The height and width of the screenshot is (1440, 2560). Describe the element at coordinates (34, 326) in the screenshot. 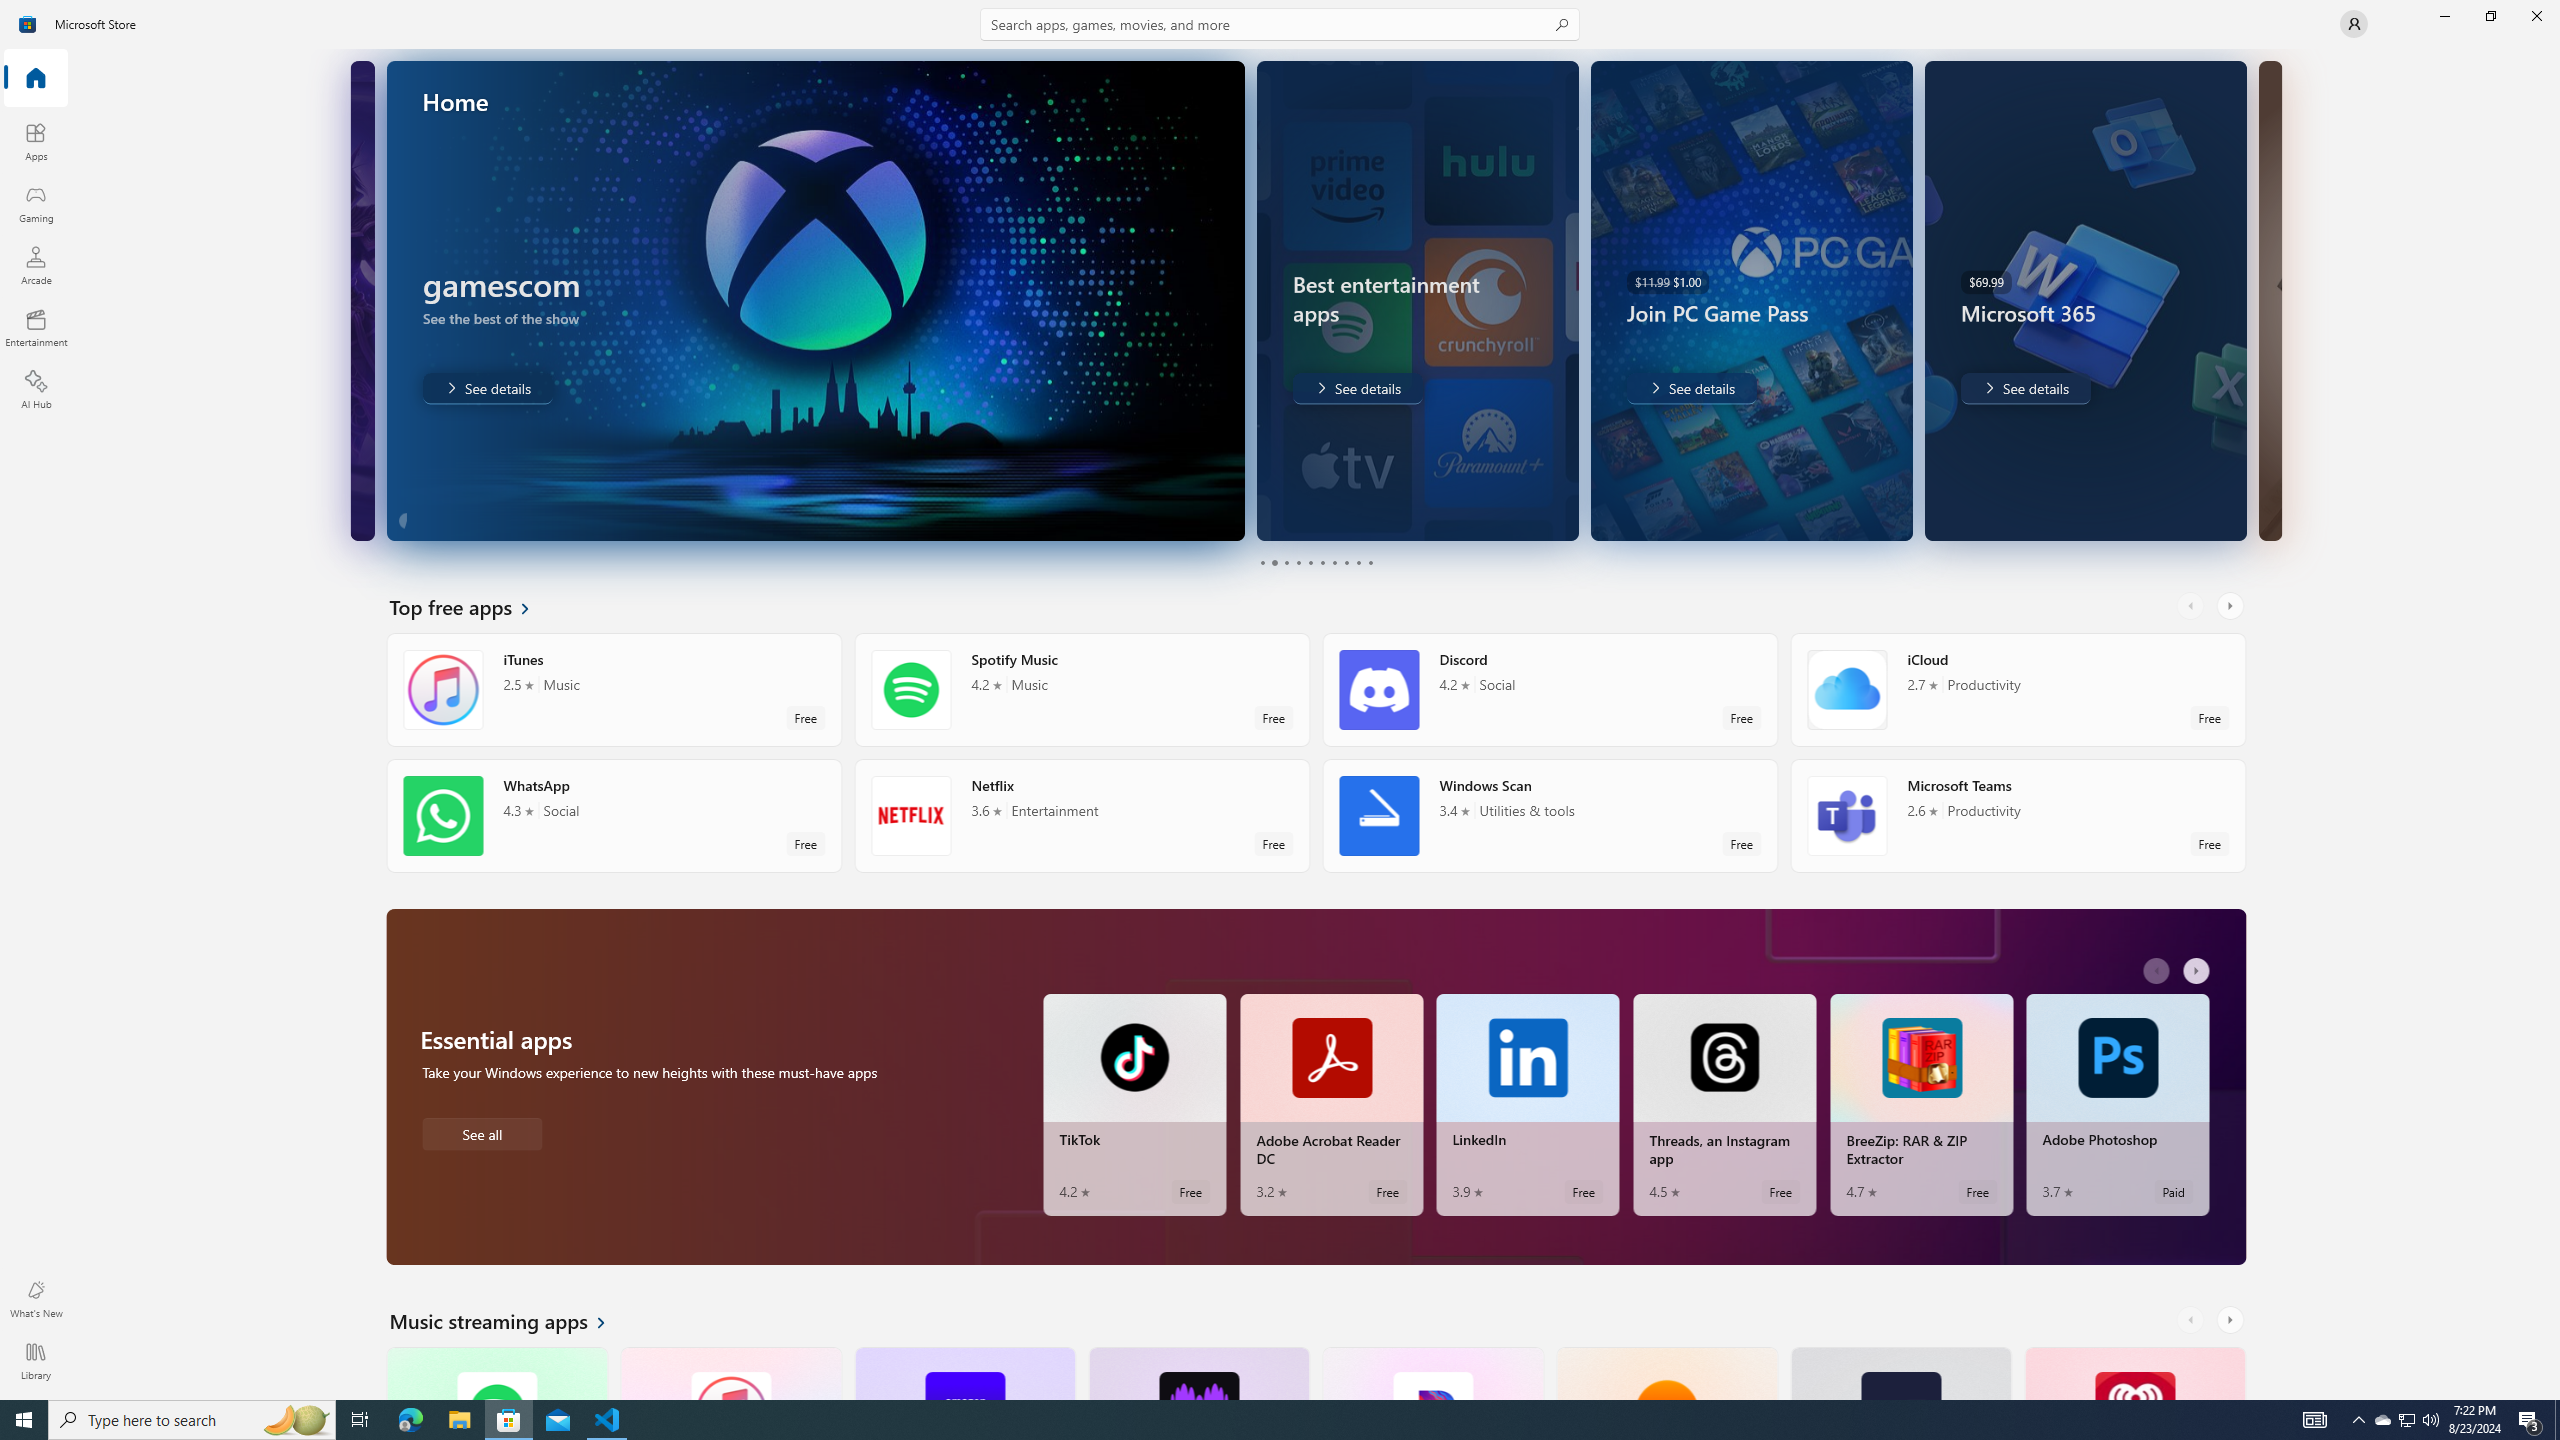

I see `'Entertainment'` at that location.